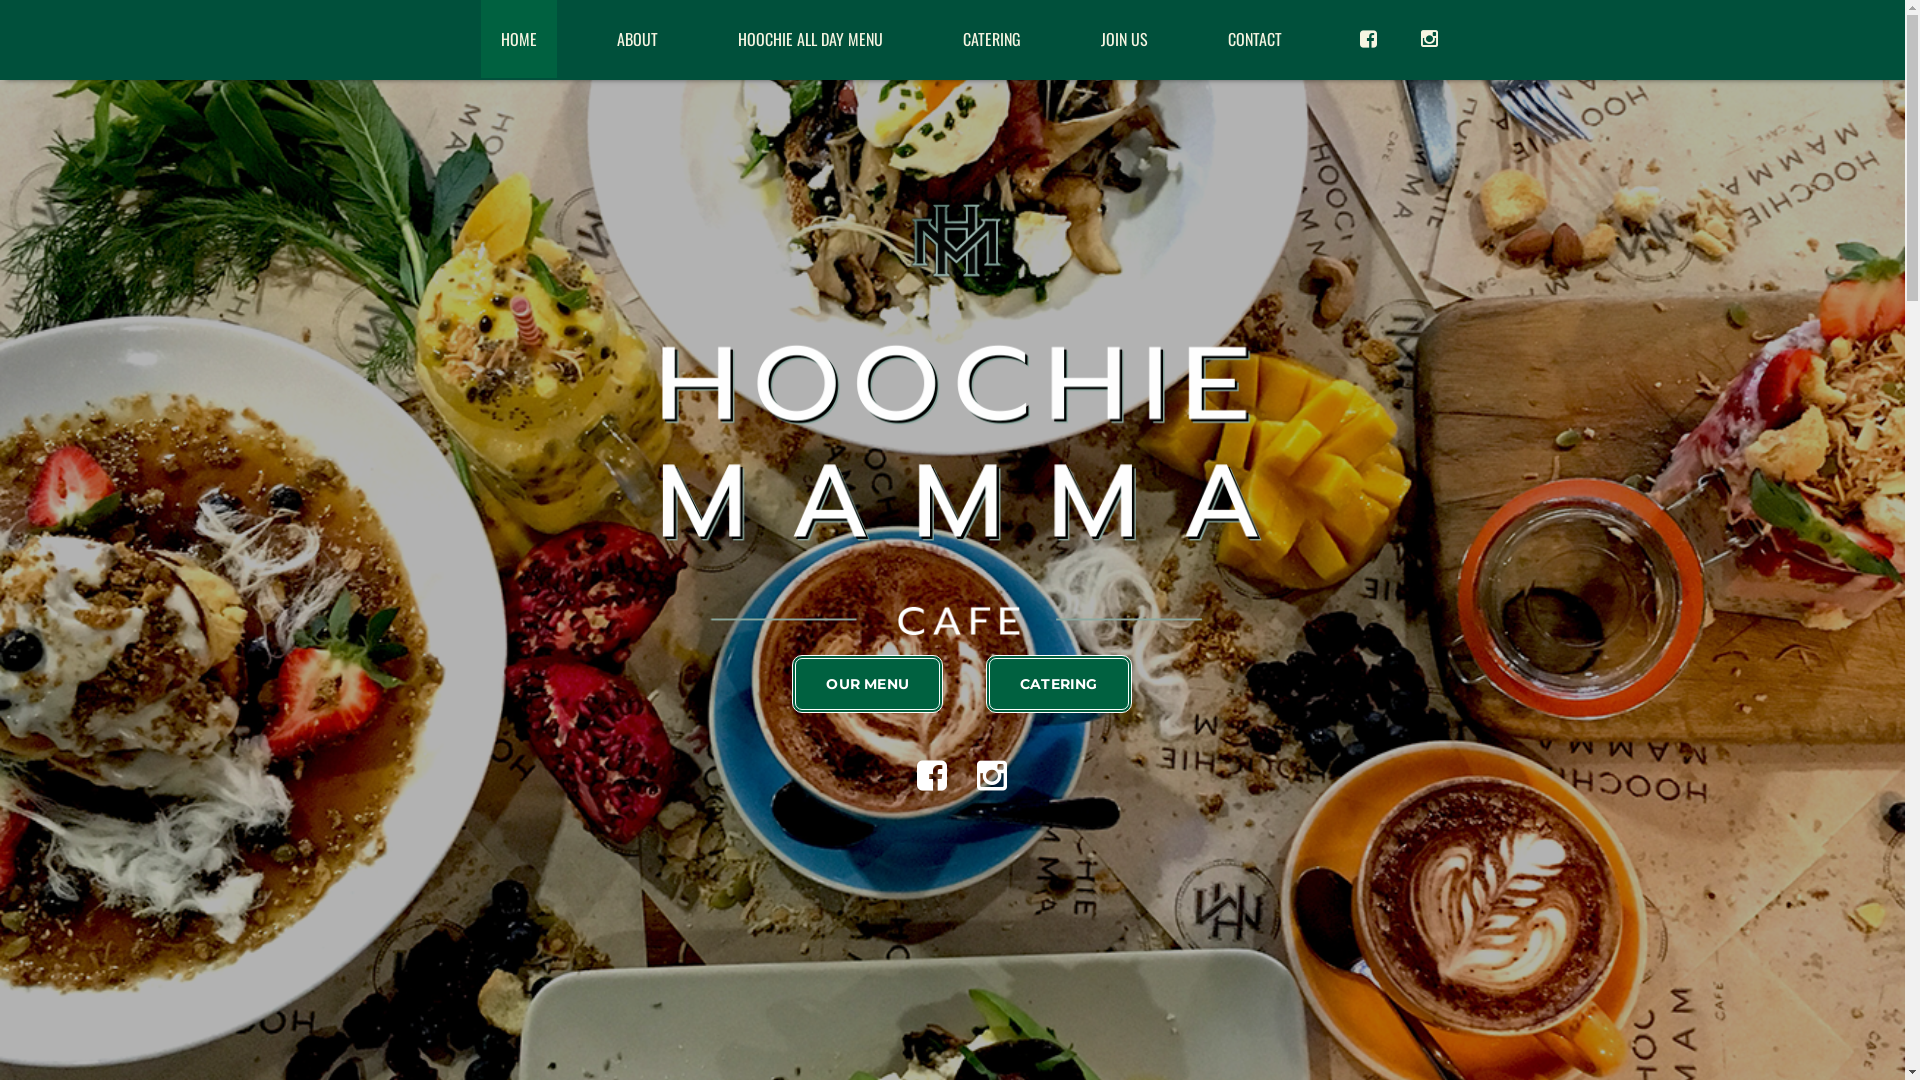 This screenshot has width=1920, height=1080. I want to click on 'HOME', so click(518, 38).